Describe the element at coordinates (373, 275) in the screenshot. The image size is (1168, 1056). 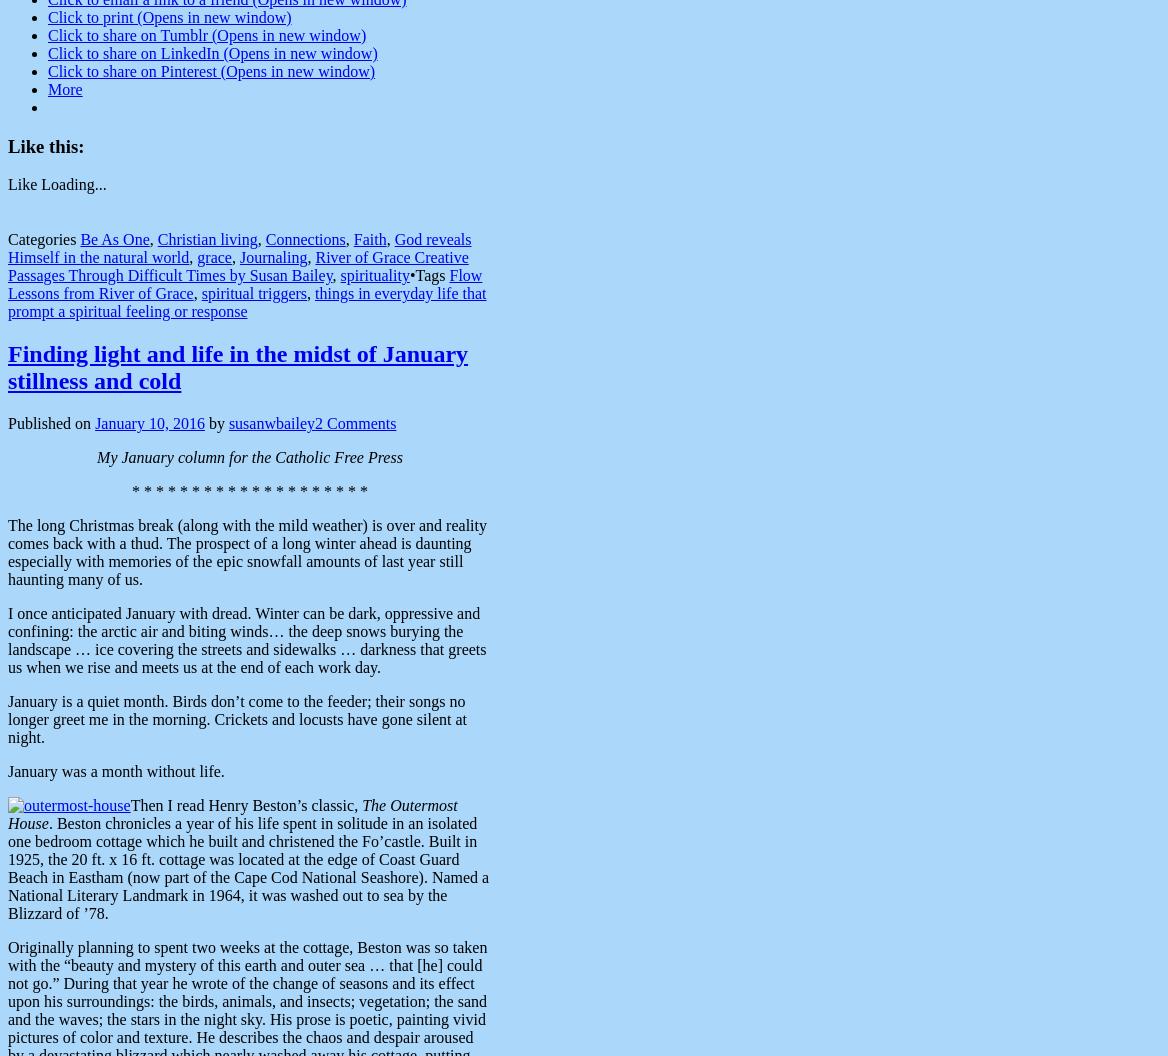
I see `'spirituality'` at that location.